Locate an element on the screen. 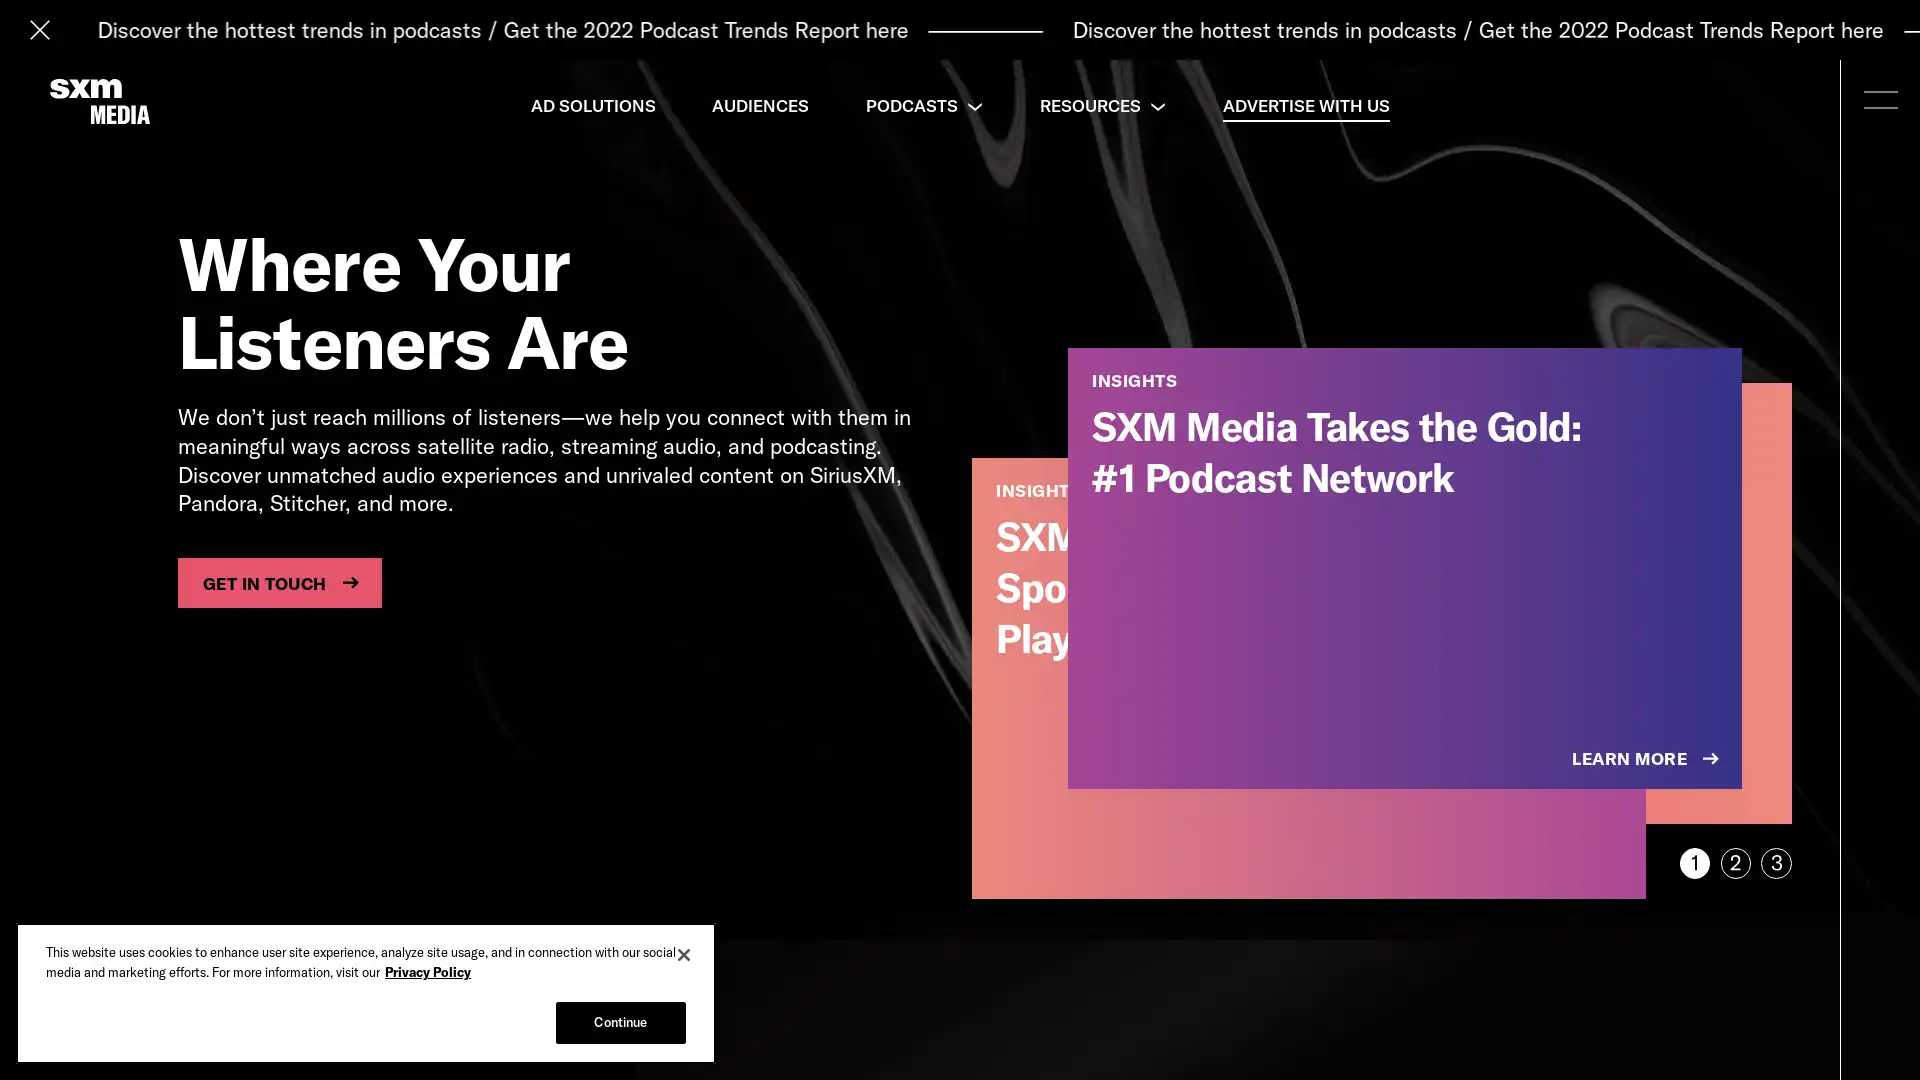  1 is located at coordinates (1693, 862).